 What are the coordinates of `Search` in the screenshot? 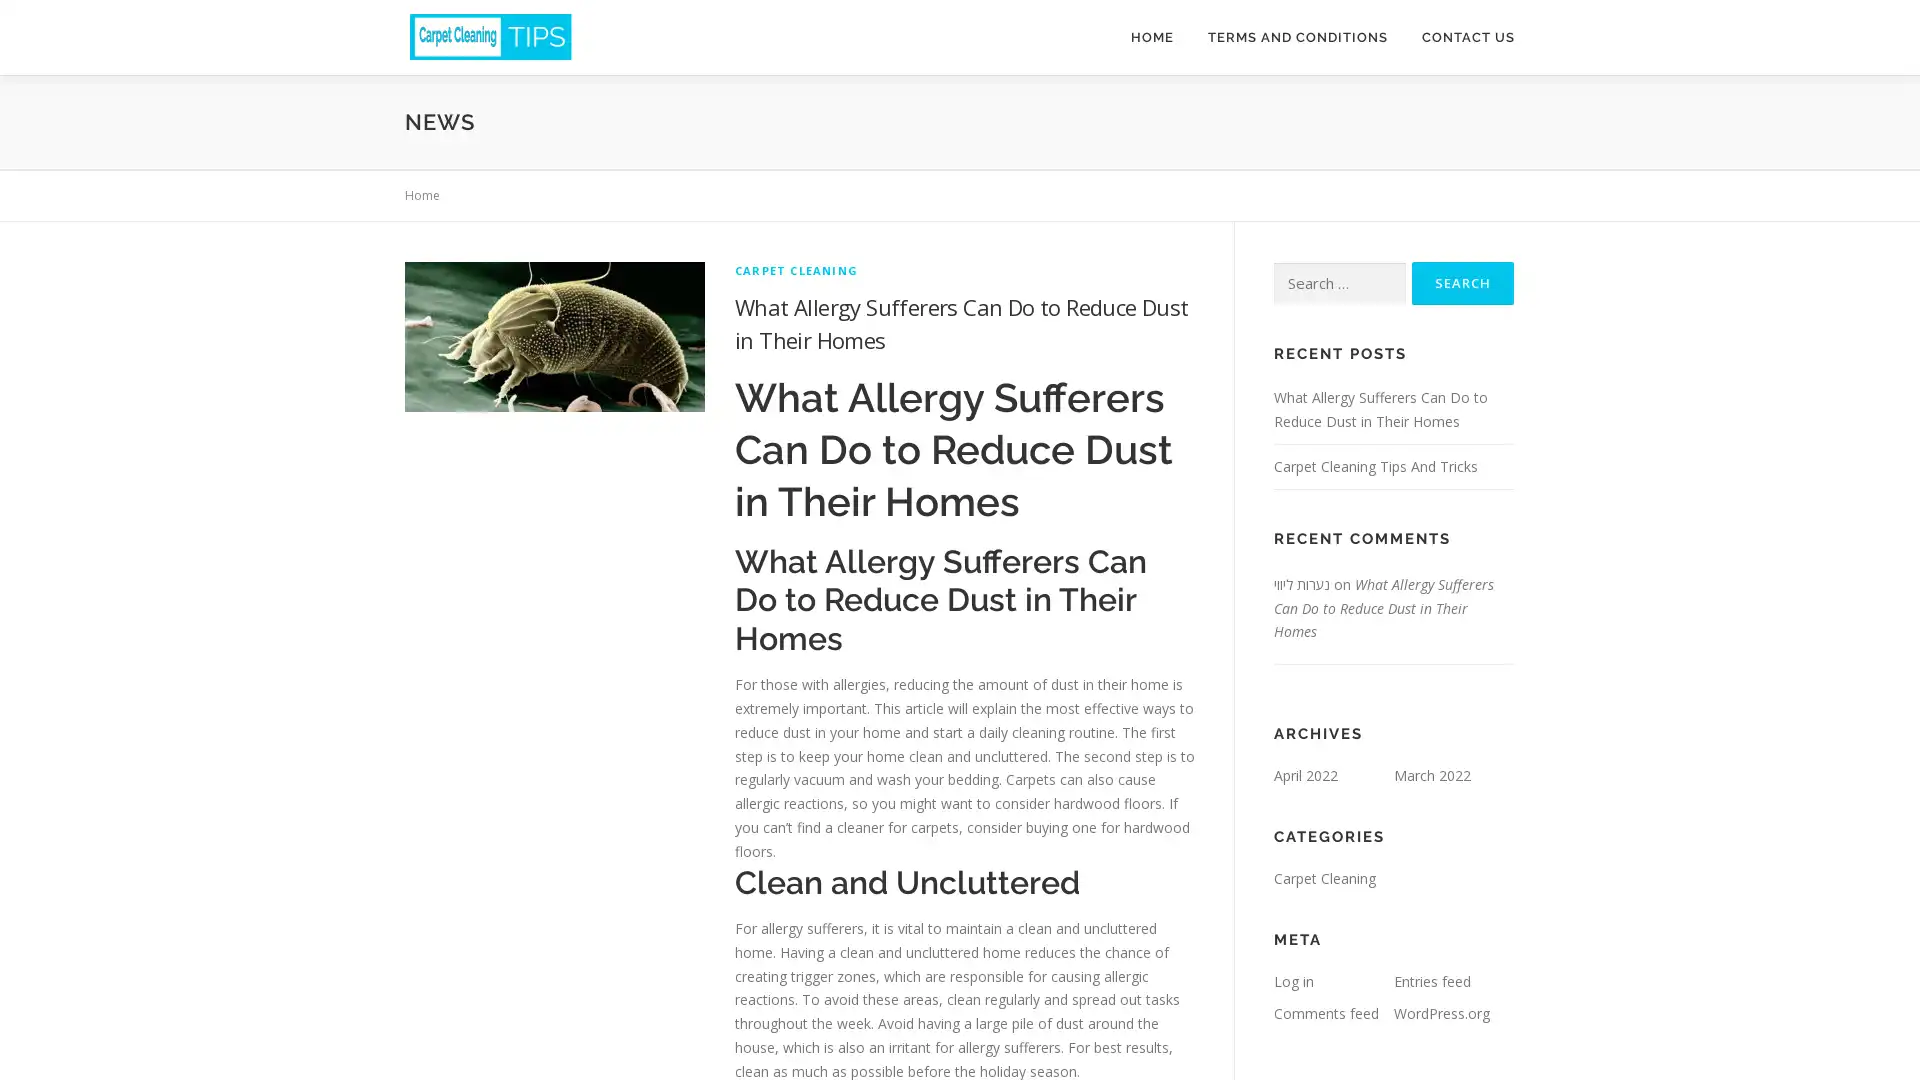 It's located at (1463, 283).